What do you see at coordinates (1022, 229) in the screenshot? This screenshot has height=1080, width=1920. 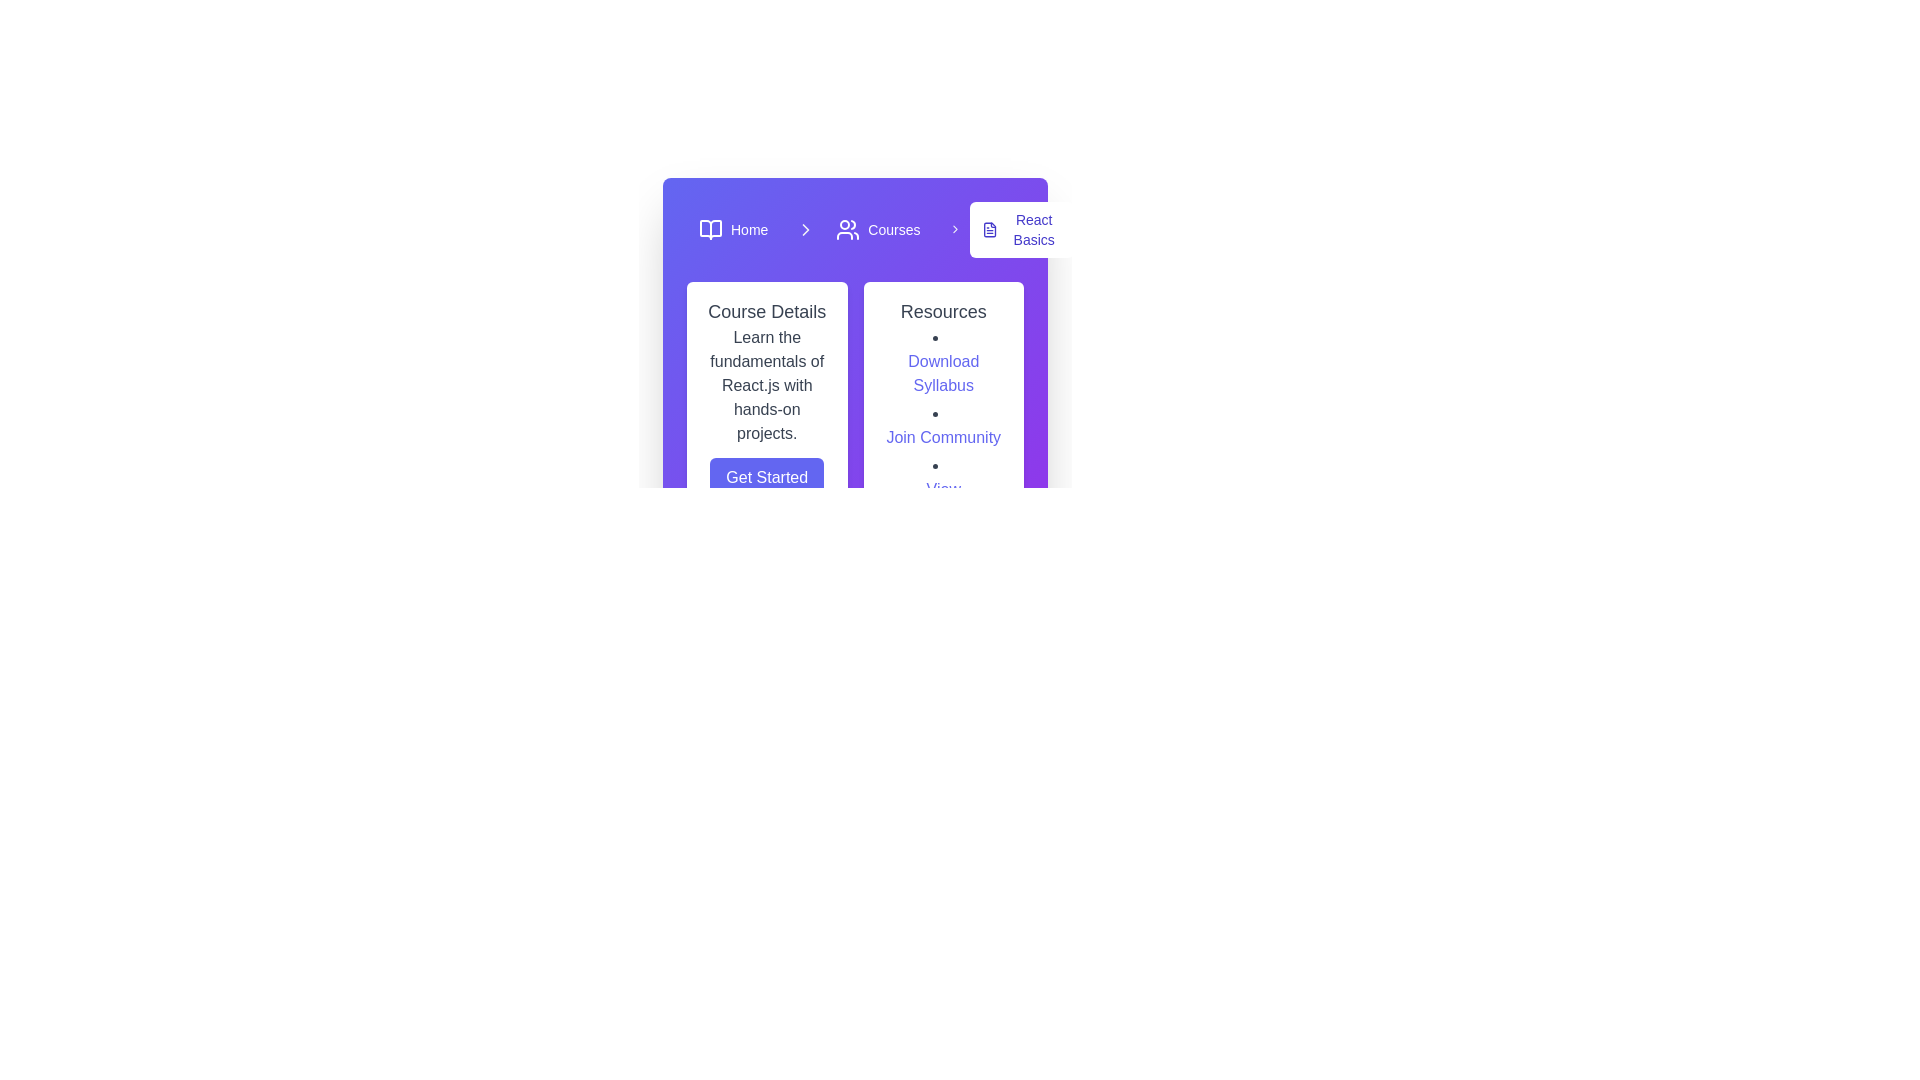 I see `the 'React Basics' button, which is styled with a bold text label and a document icon, located in the top-right of a purple card` at bounding box center [1022, 229].